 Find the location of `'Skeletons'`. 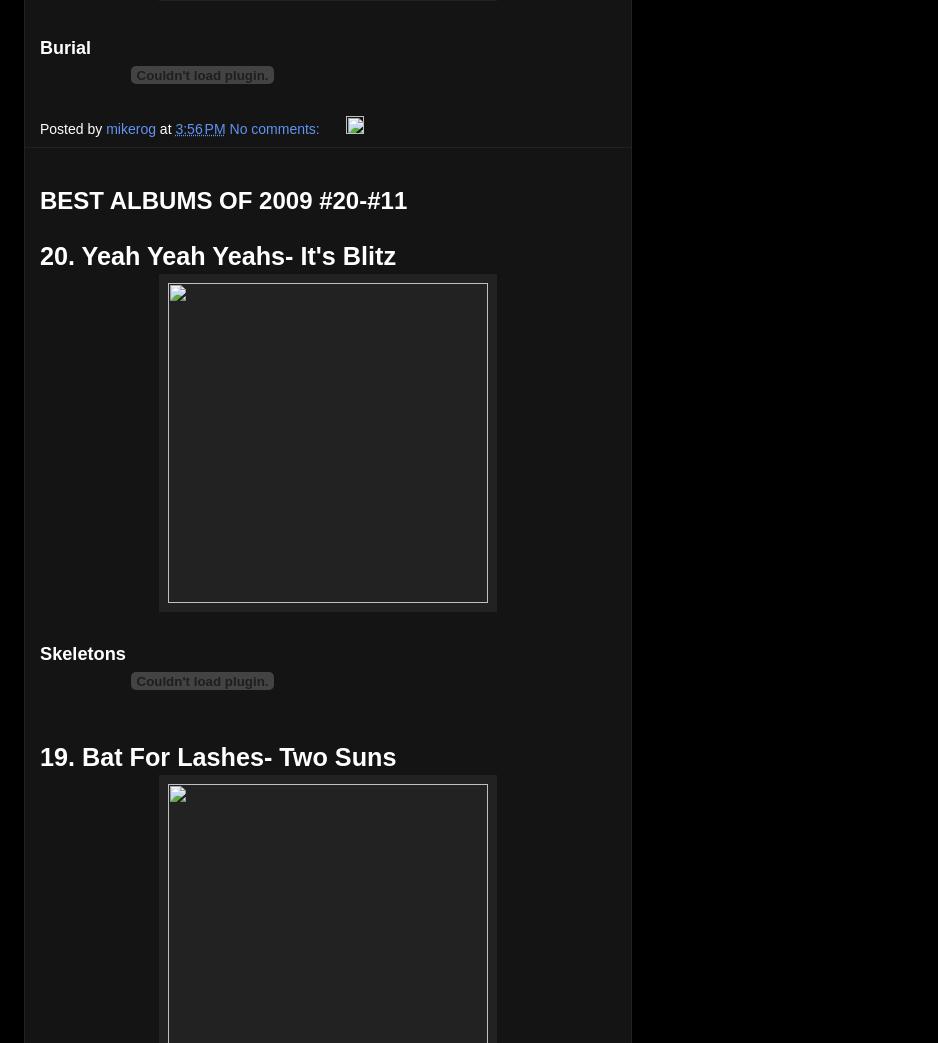

'Skeletons' is located at coordinates (82, 652).